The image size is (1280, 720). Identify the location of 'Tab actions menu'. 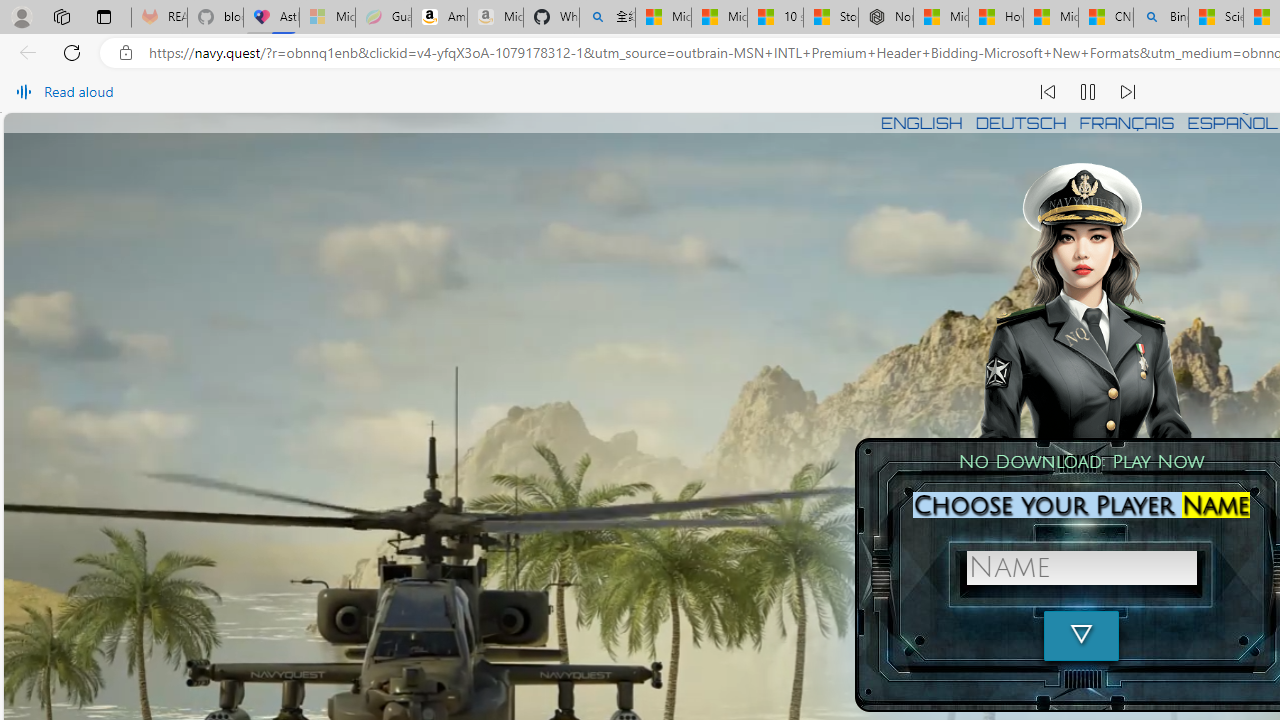
(103, 16).